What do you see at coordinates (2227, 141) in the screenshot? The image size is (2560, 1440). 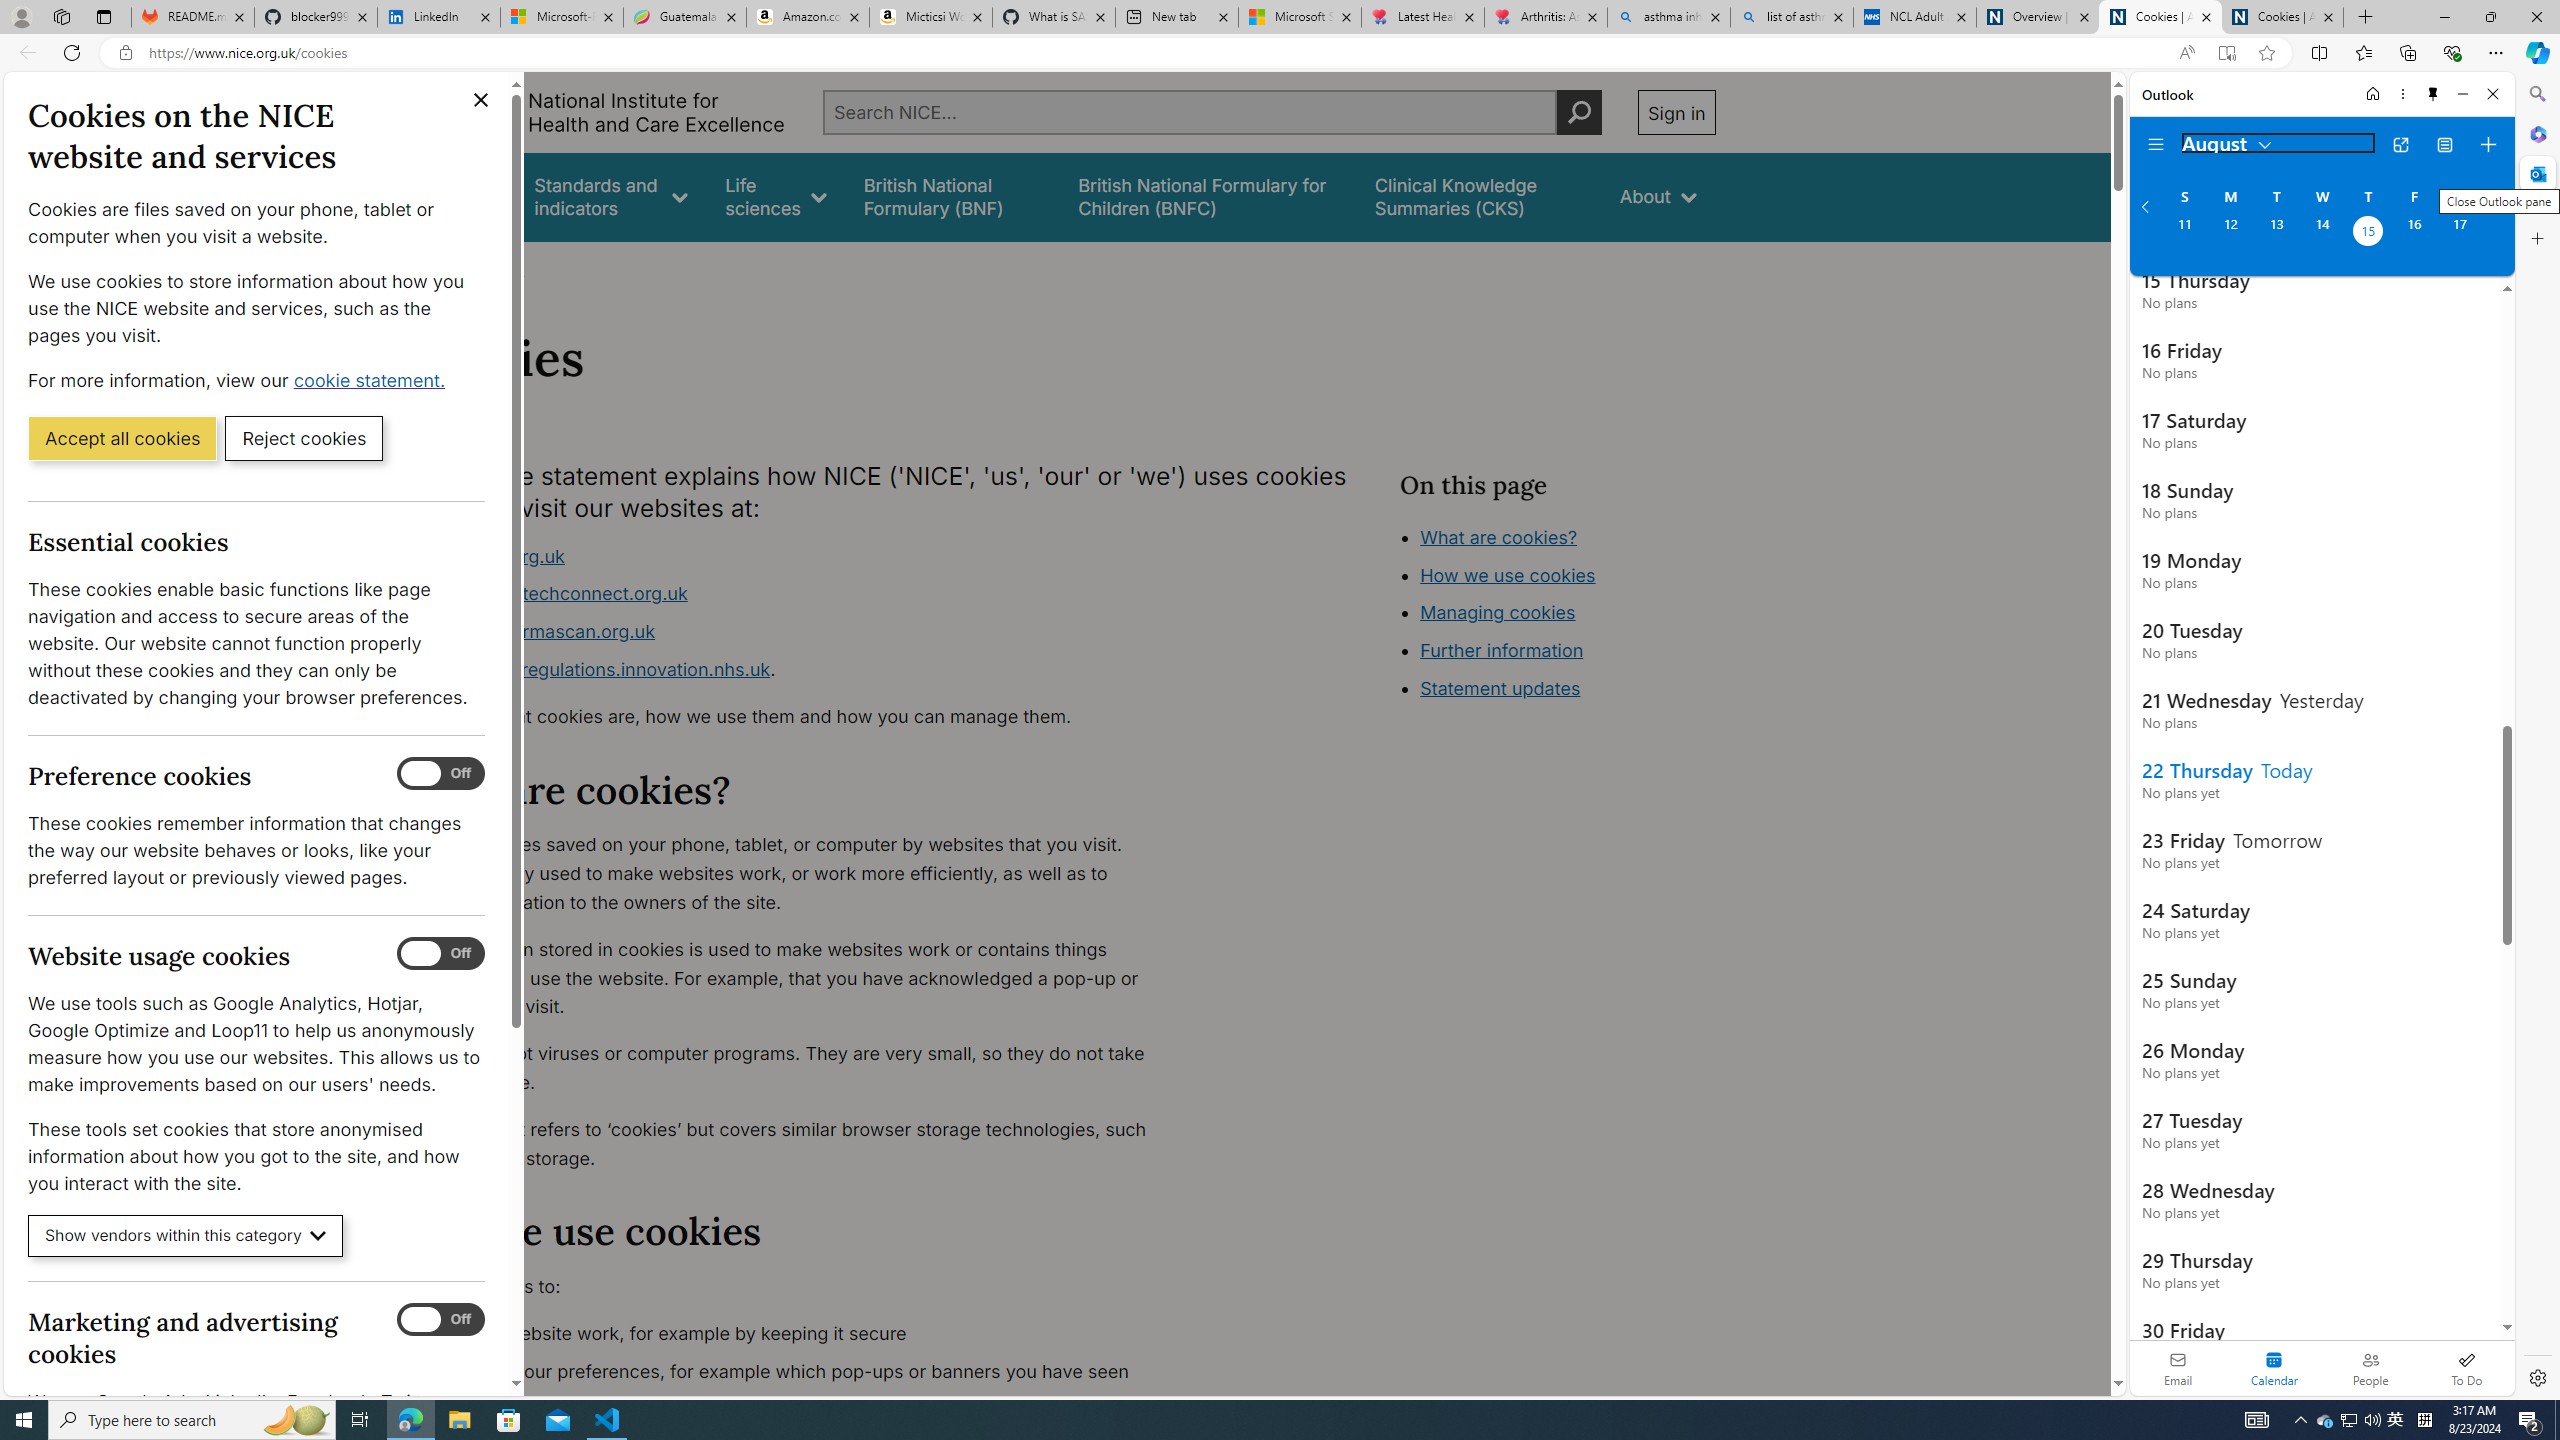 I see `'August'` at bounding box center [2227, 141].